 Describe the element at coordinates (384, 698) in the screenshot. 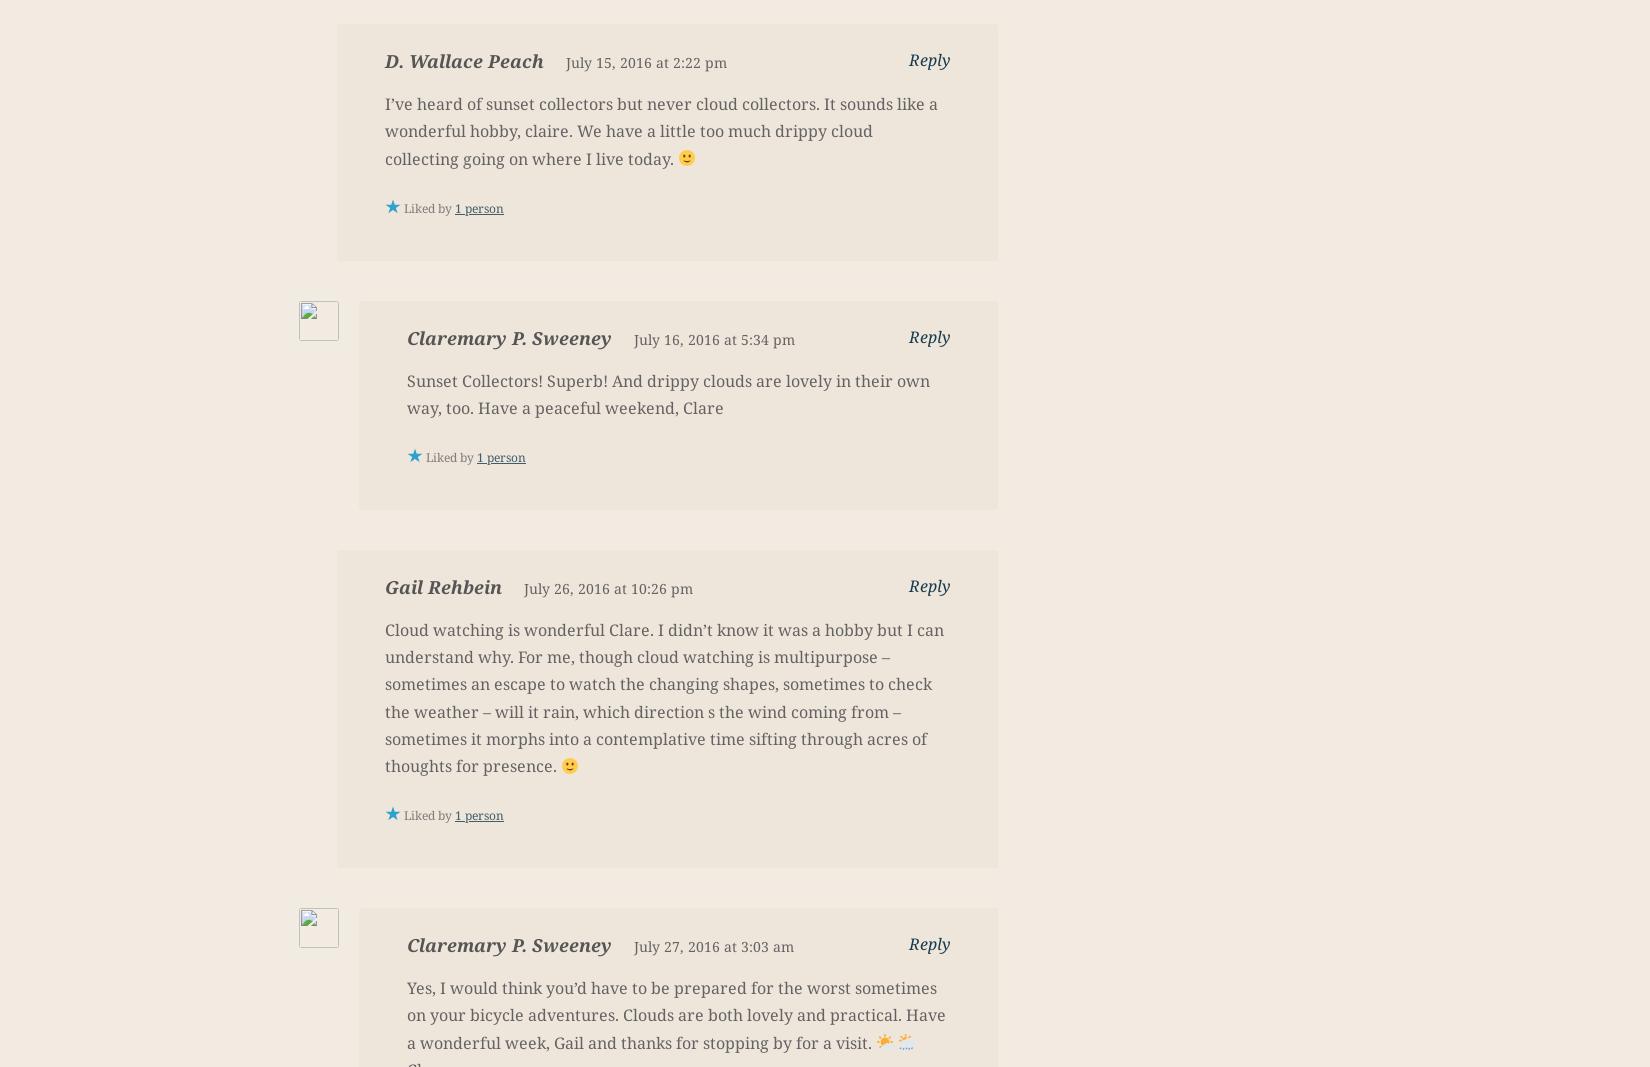

I see `'Cloud watching is wonderful Clare. I didn’t know it was a hobby but I can understand why. For me, though cloud watching is multipurpose – sometimes an escape to watch the changing shapes, sometimes to check the weather – will it rain, which direction s the wind coming from – sometimes it morphs into a contemplative time sifting through acres of thoughts for presence.'` at that location.